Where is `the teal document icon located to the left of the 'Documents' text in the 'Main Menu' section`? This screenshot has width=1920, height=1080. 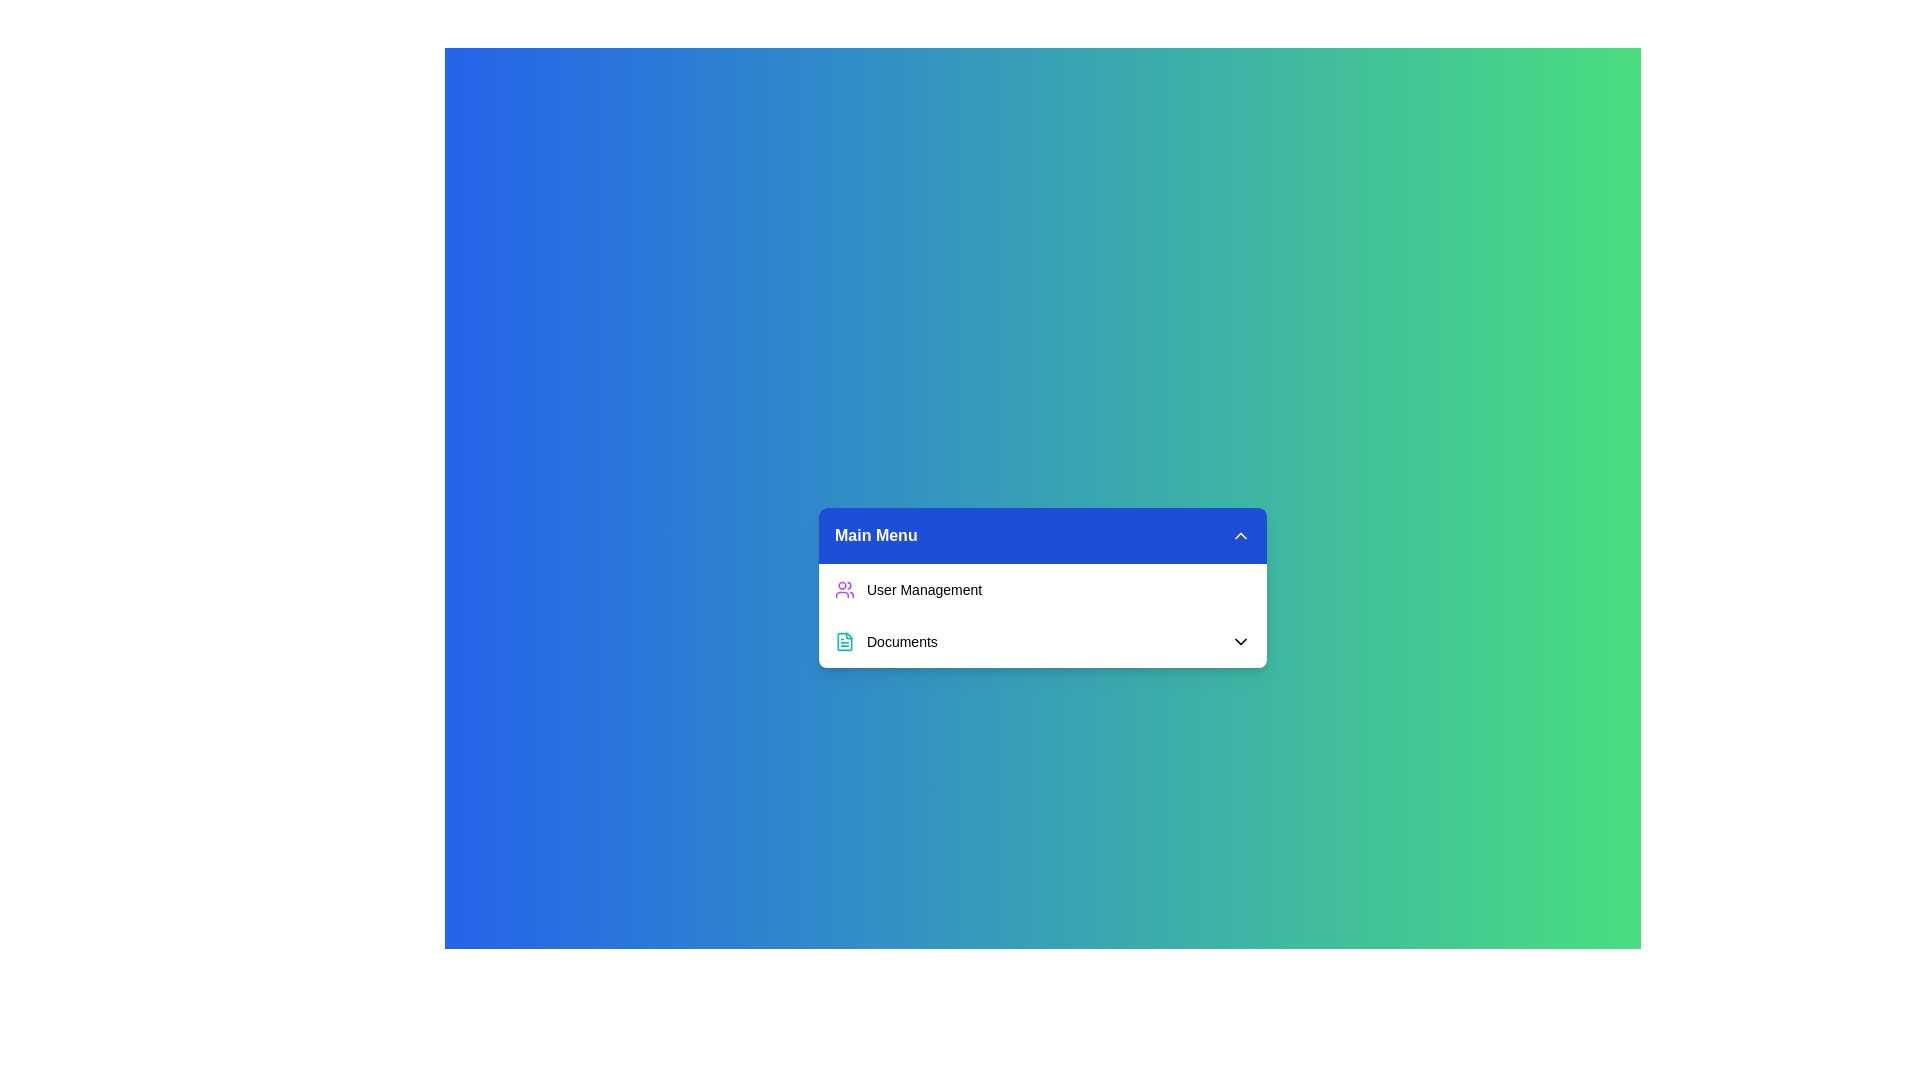 the teal document icon located to the left of the 'Documents' text in the 'Main Menu' section is located at coordinates (844, 641).